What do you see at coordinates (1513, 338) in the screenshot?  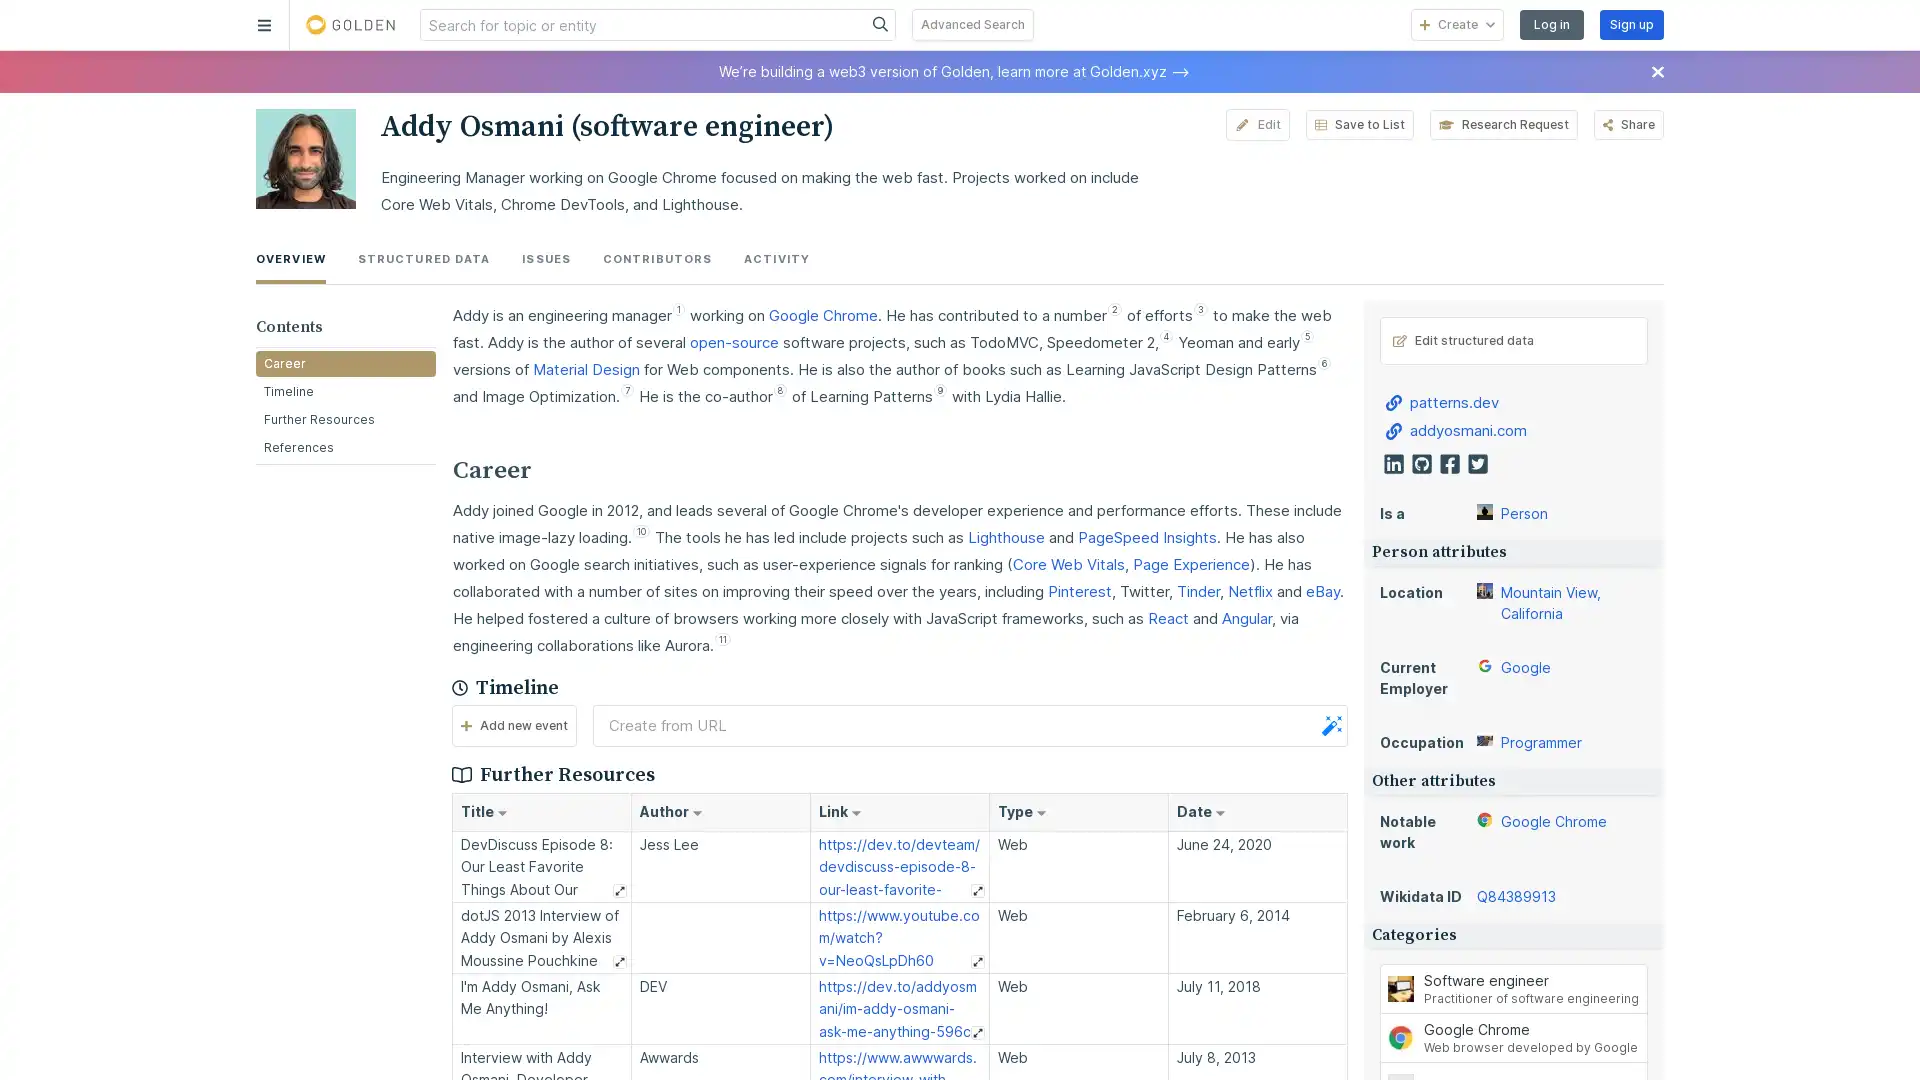 I see `Edit structured data` at bounding box center [1513, 338].